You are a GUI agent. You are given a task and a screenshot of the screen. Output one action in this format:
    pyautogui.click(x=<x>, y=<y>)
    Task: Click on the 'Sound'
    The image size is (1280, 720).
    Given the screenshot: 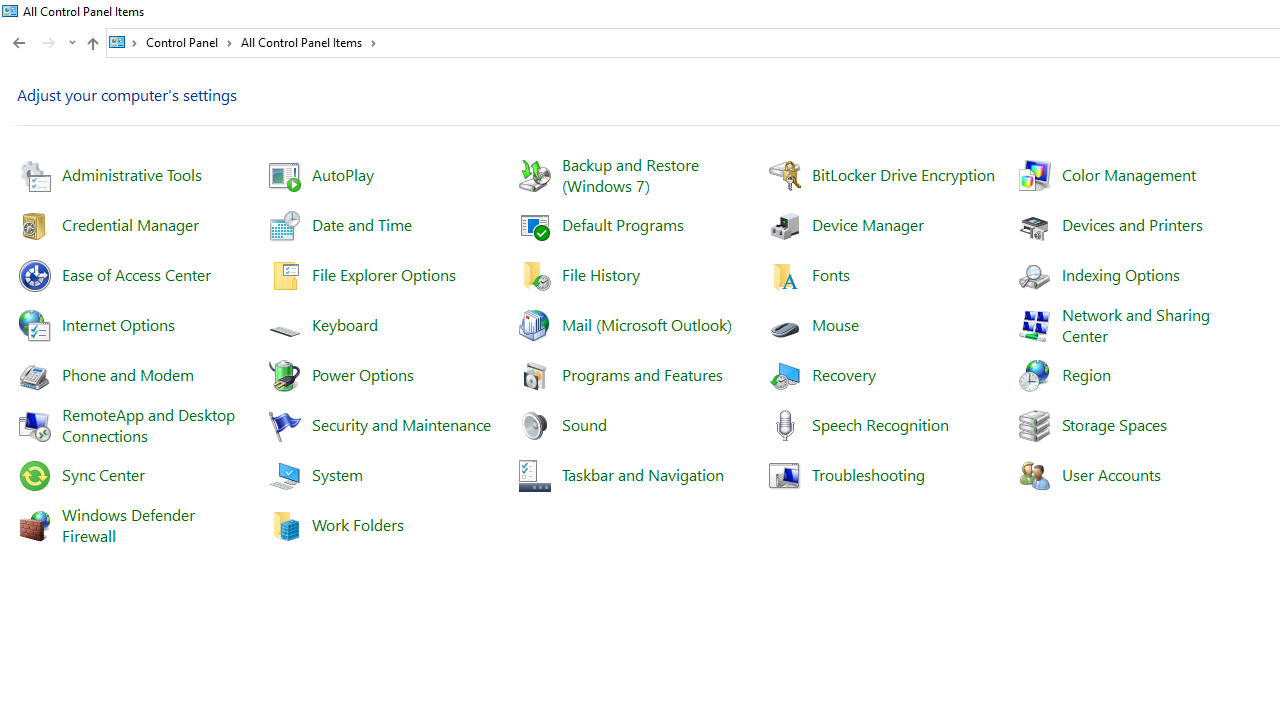 What is the action you would take?
    pyautogui.click(x=583, y=423)
    